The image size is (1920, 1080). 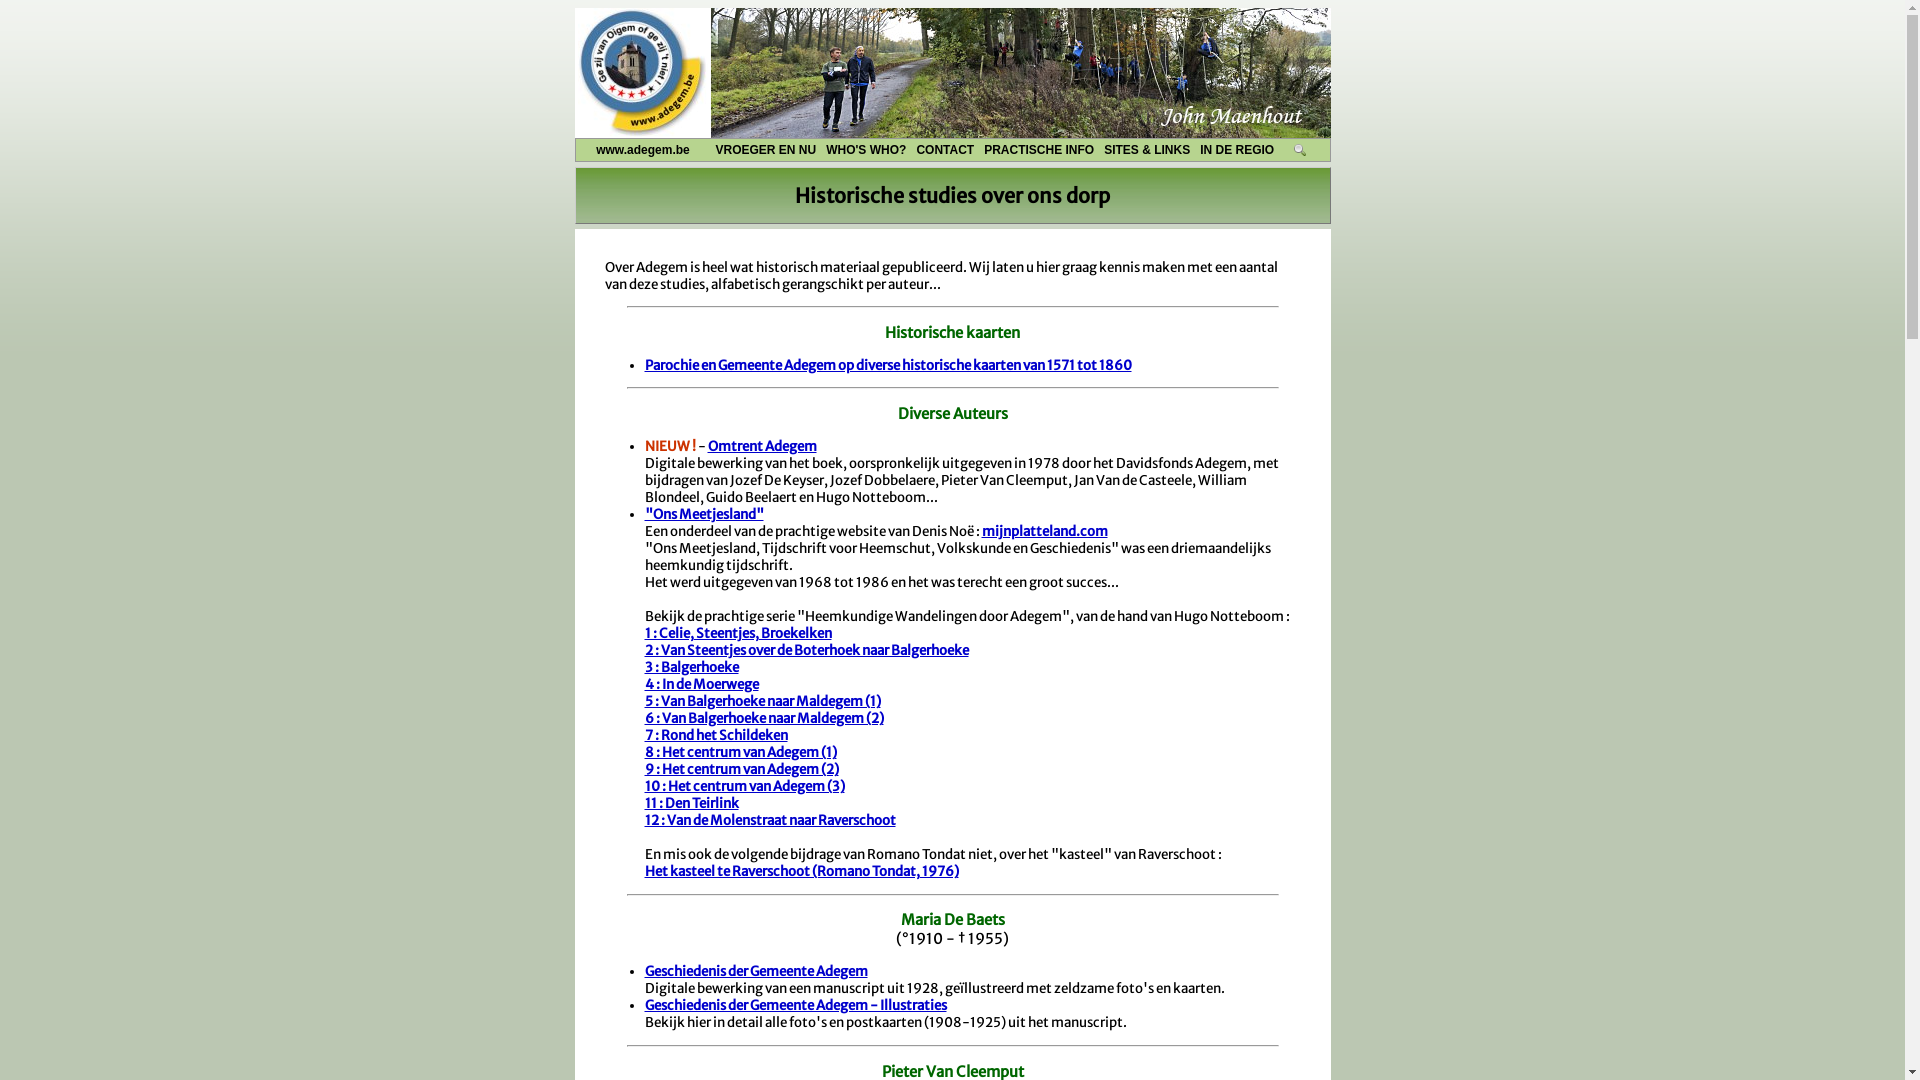 What do you see at coordinates (703, 513) in the screenshot?
I see `'"Ons Meetjesland"'` at bounding box center [703, 513].